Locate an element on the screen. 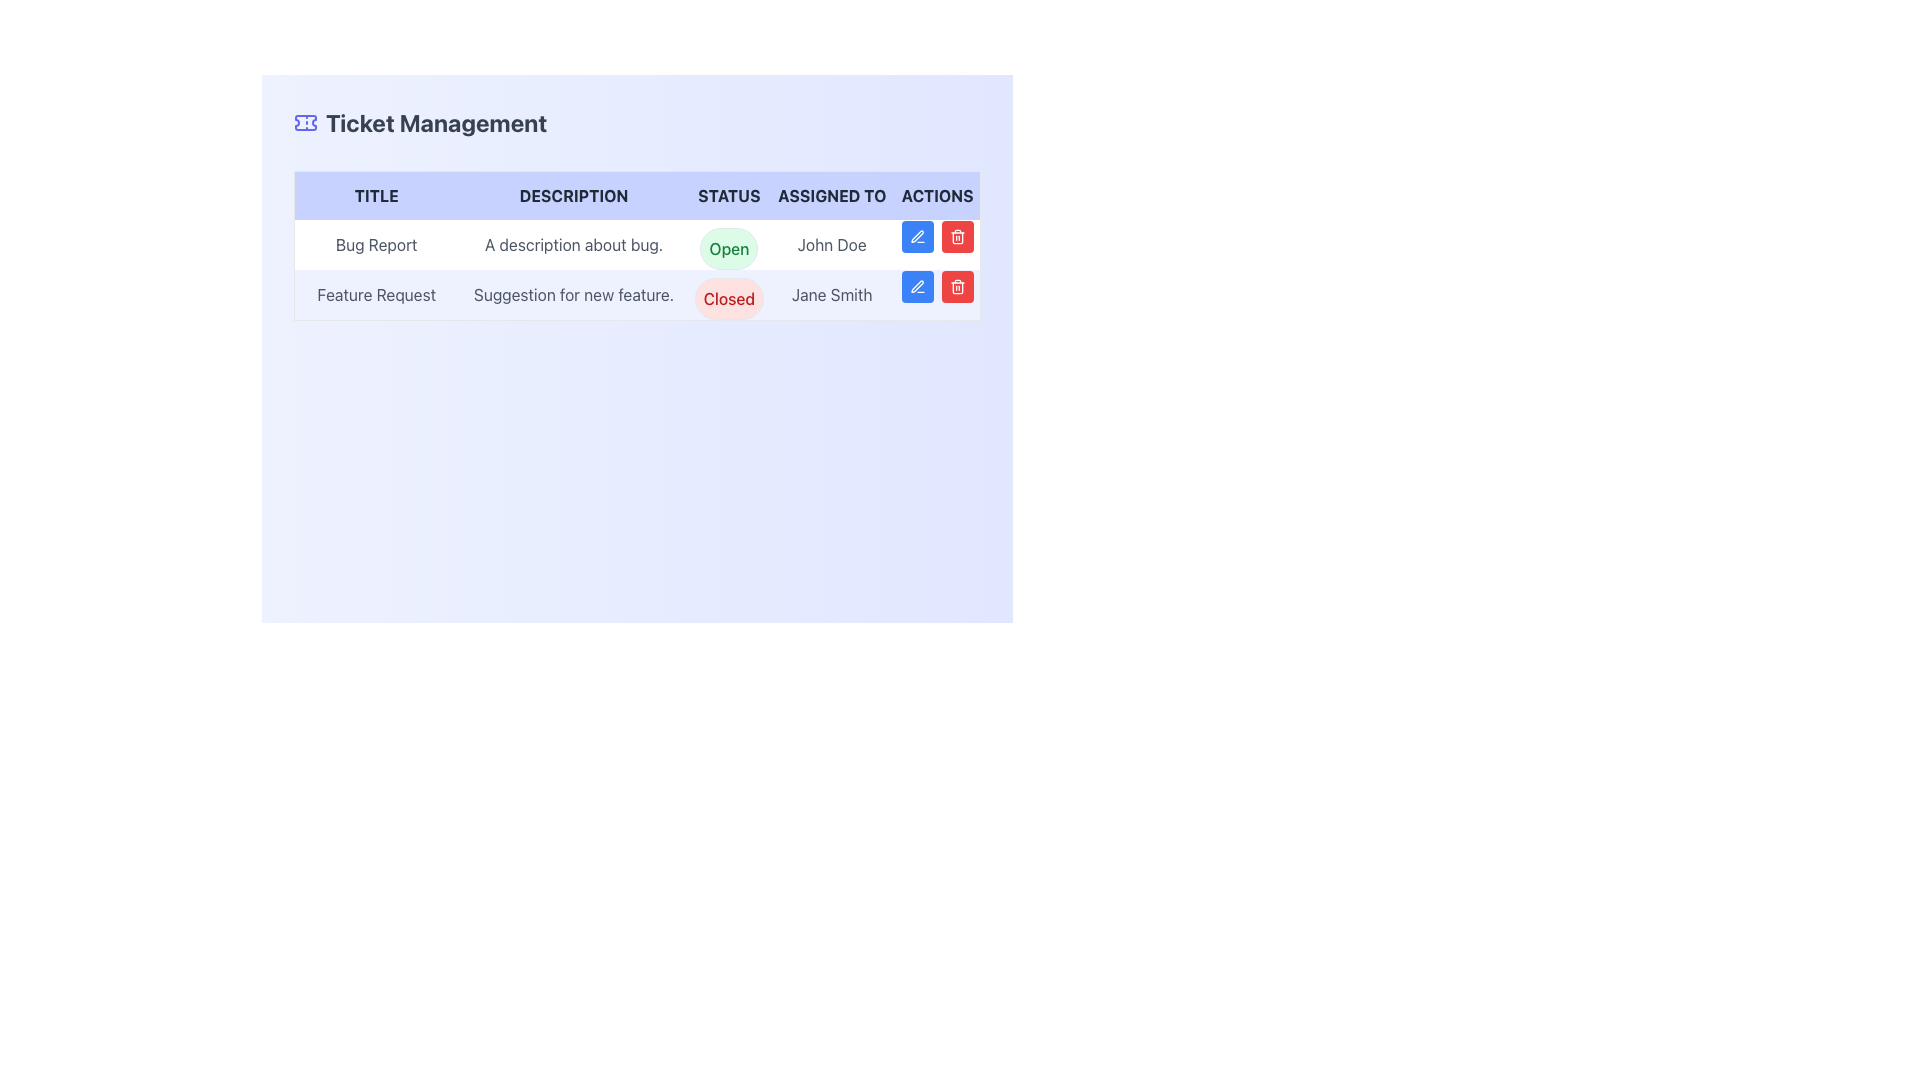 The width and height of the screenshot is (1920, 1080). the ticket management icon located at the leftmost position in the header section labeled 'Ticket Management' is located at coordinates (305, 123).